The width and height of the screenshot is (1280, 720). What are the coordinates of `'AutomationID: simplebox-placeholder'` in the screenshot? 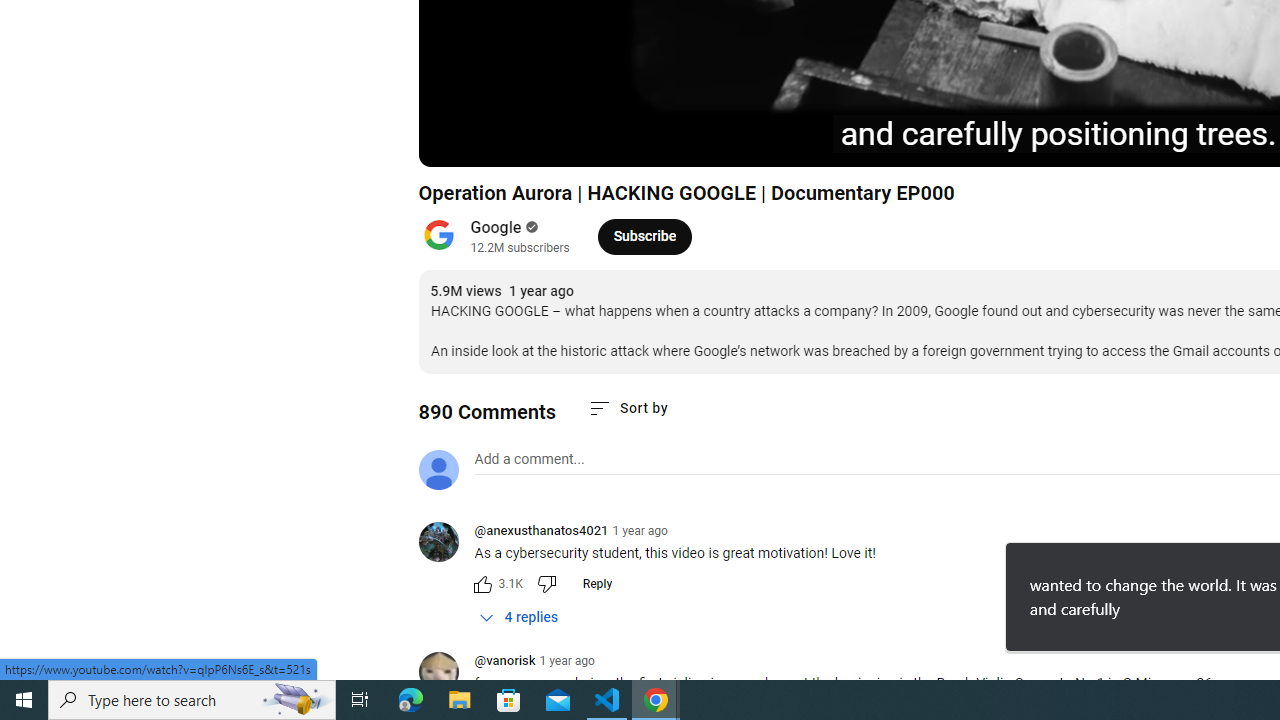 It's located at (529, 459).